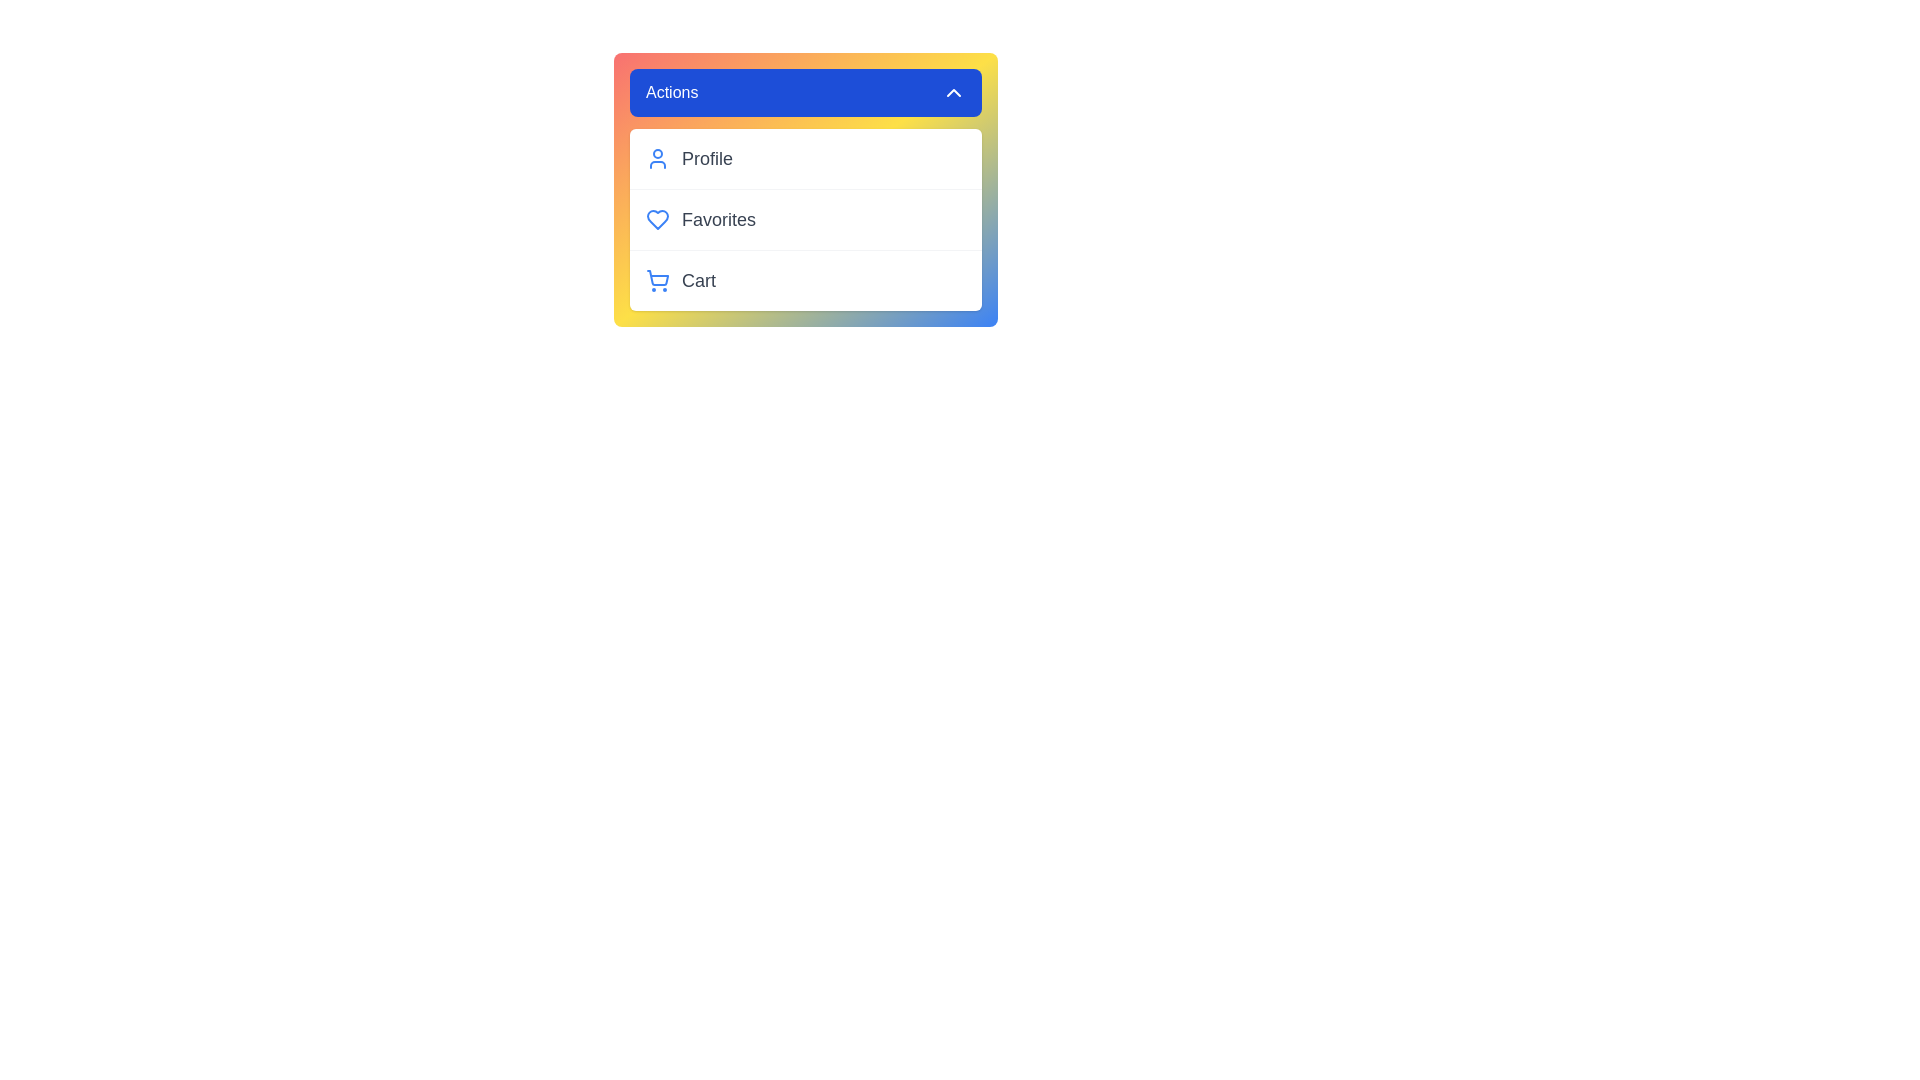  I want to click on the second item in the vertical menu list, which is related to user favorites, so click(806, 219).